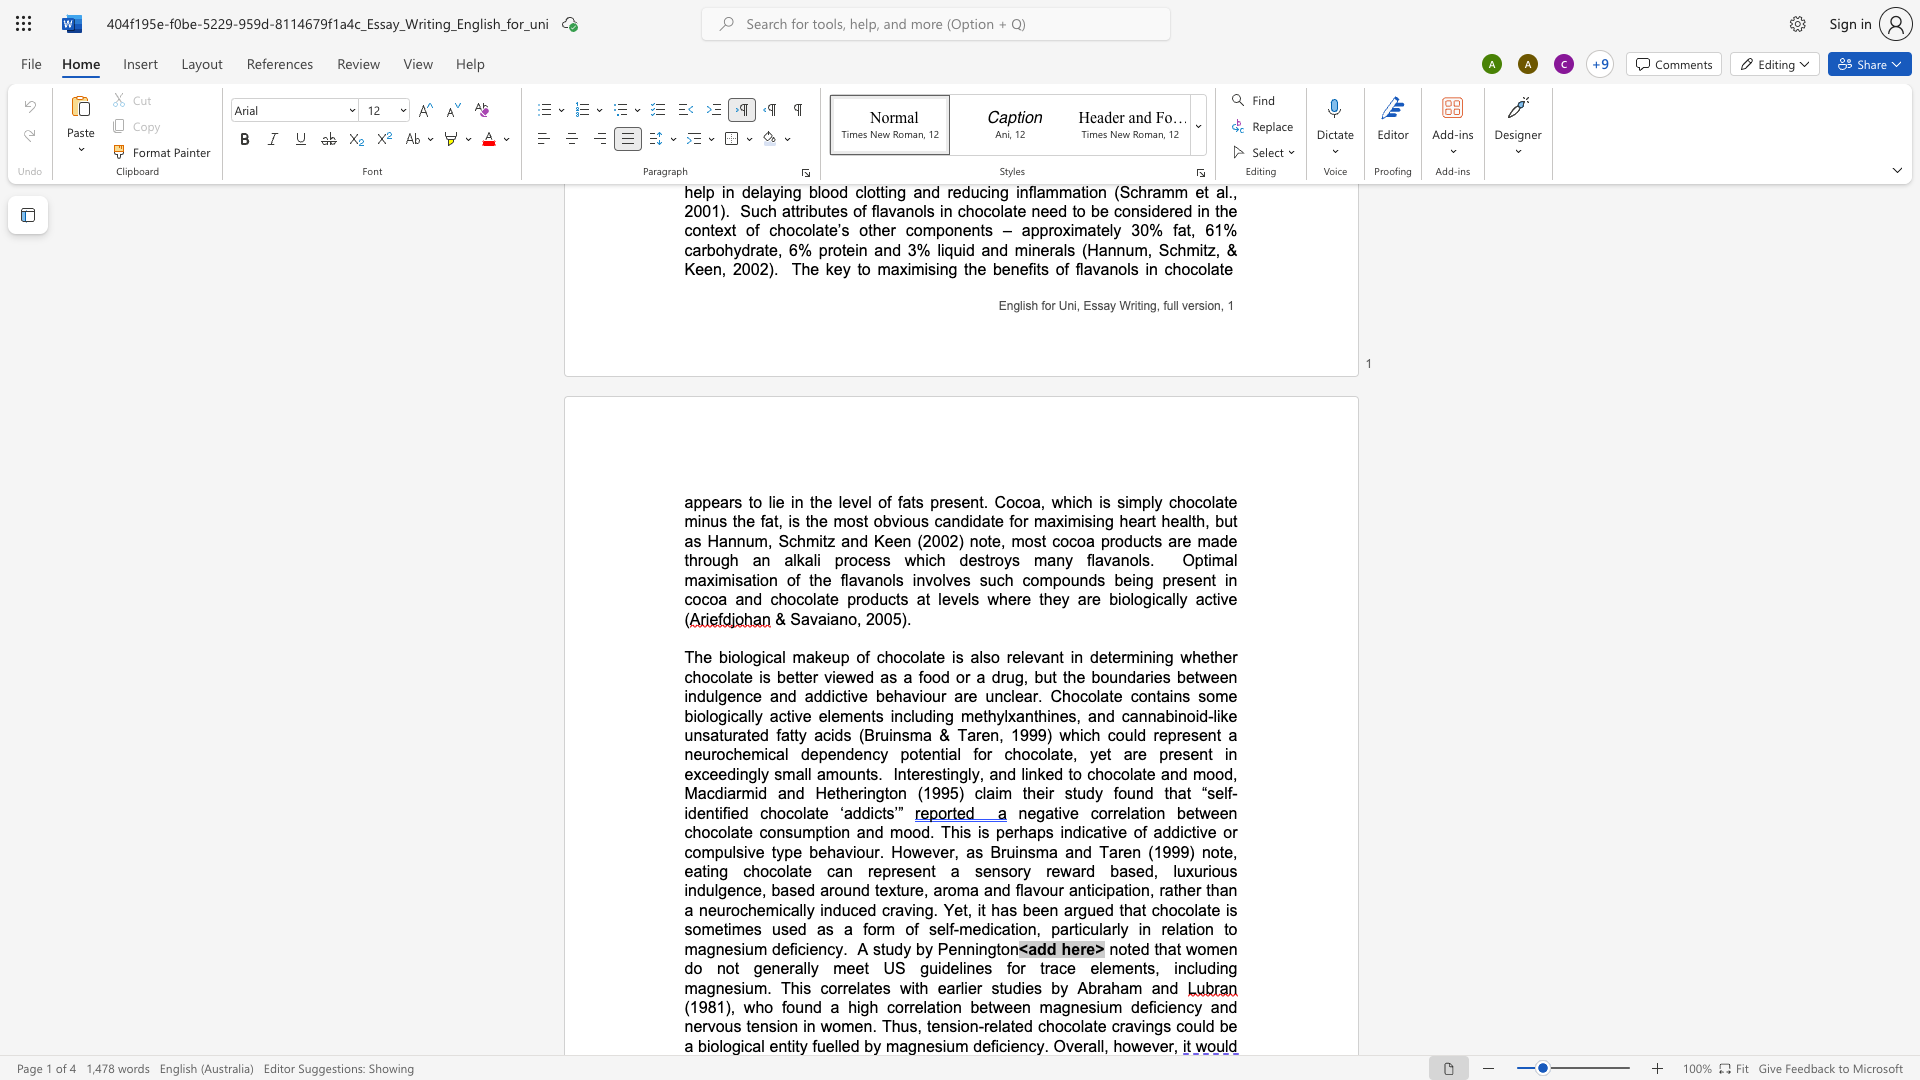 The width and height of the screenshot is (1920, 1080). I want to click on the space between the continuous character "c" and "e" in the text, so click(709, 773).